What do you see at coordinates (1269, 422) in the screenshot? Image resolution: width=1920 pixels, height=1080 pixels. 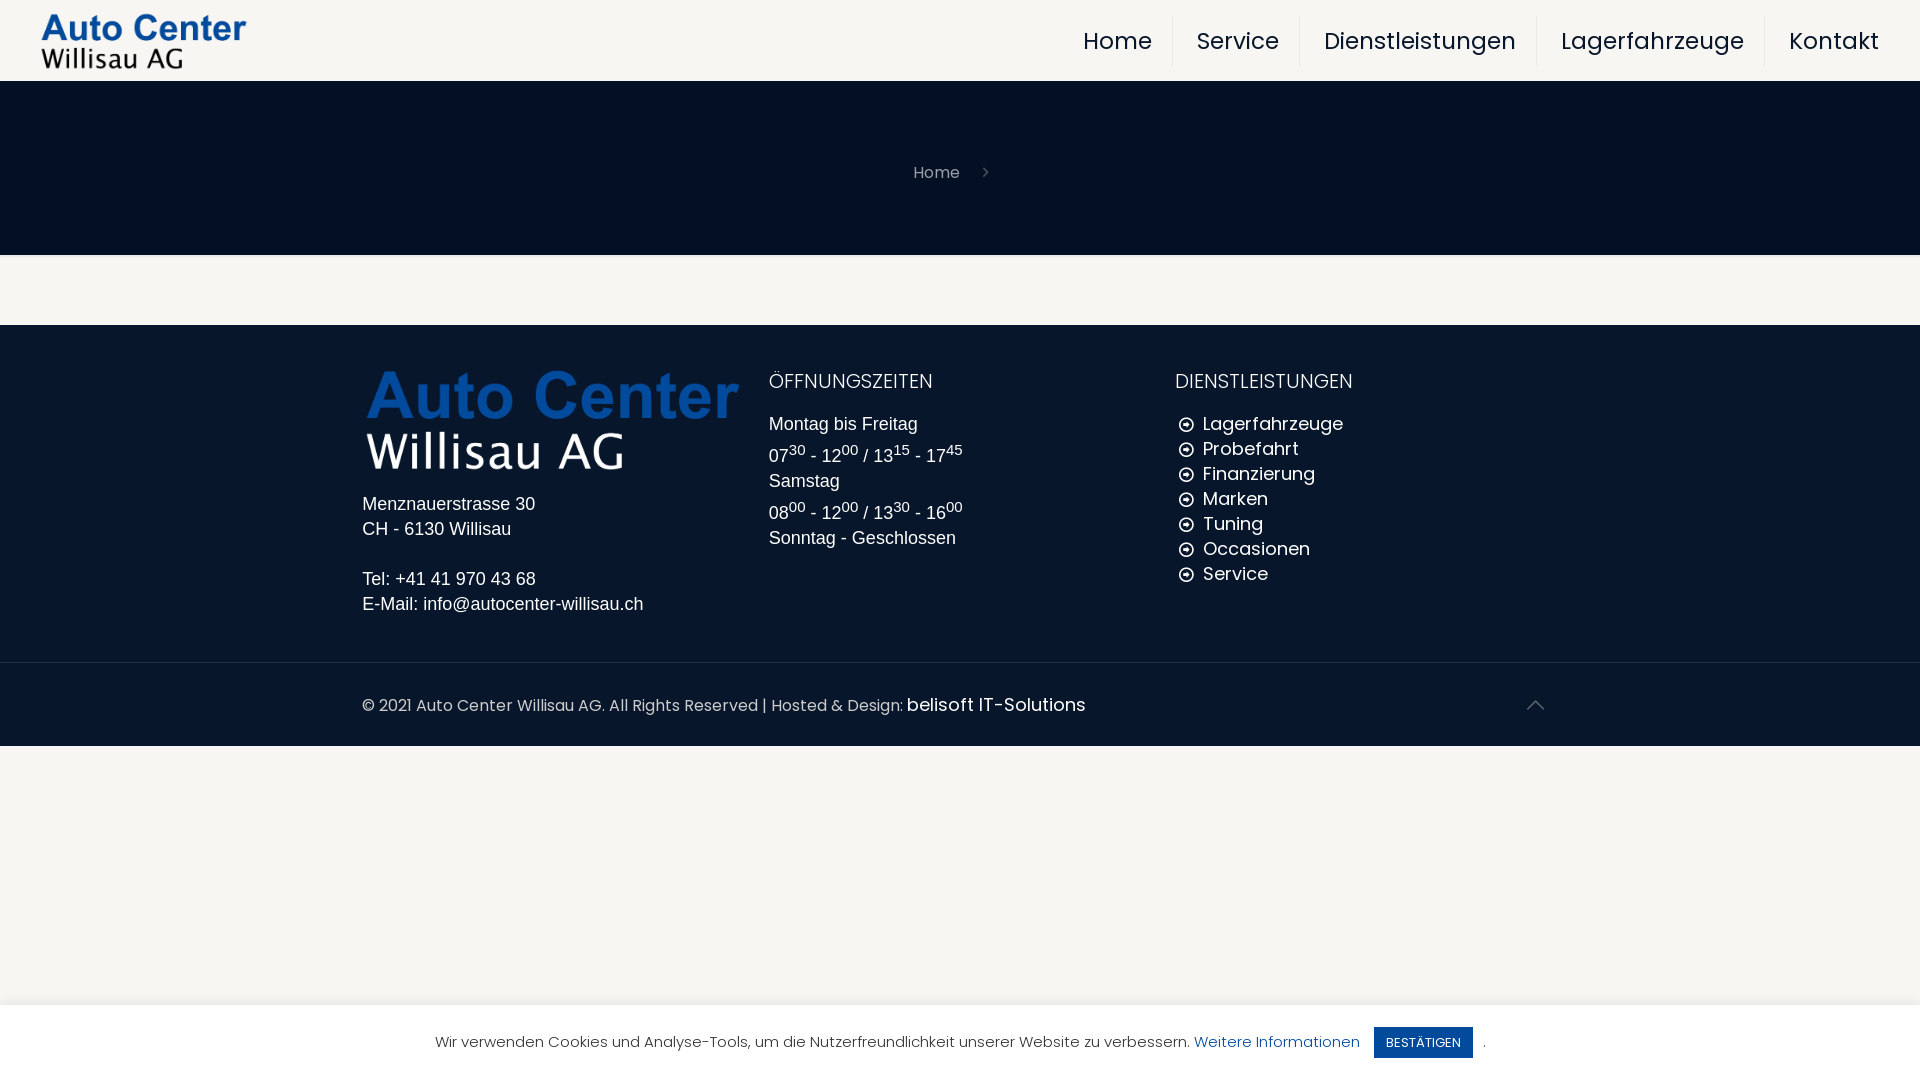 I see `'Lagerfahrzeuge'` at bounding box center [1269, 422].